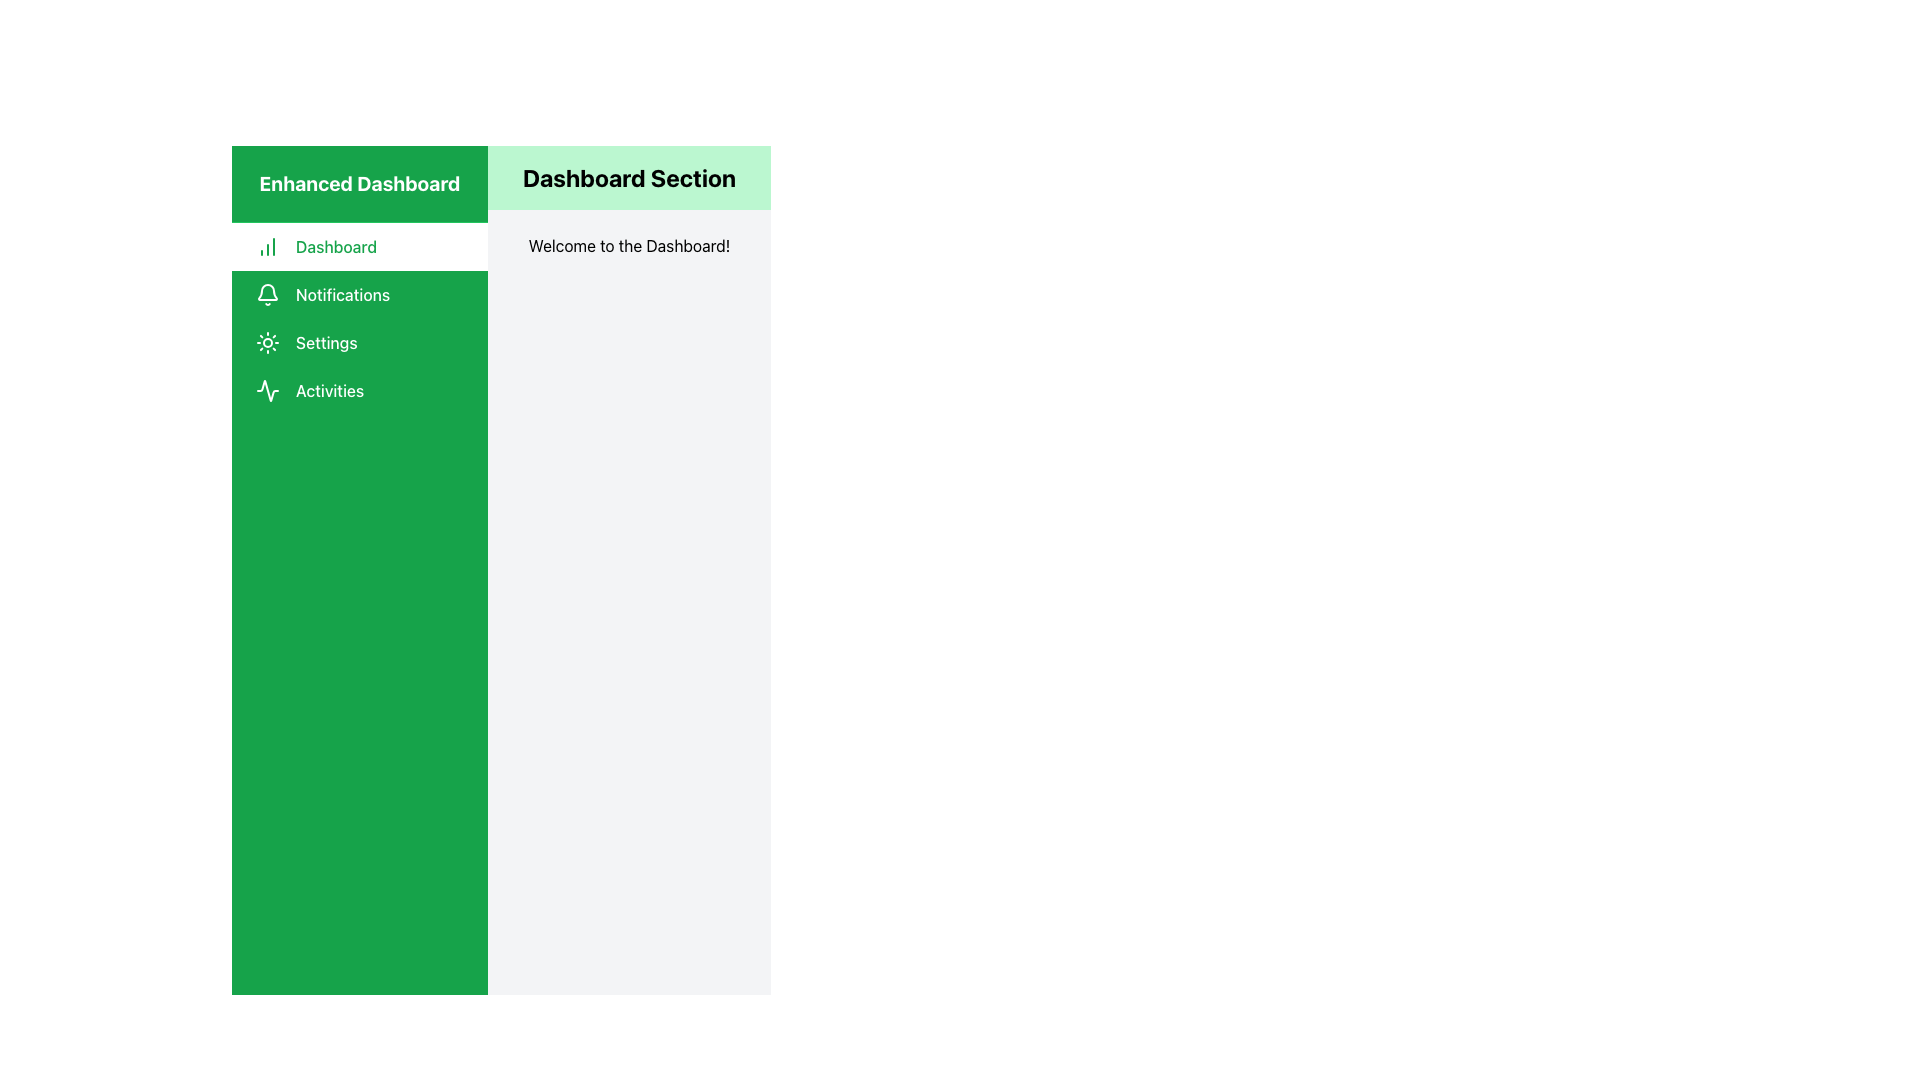 This screenshot has height=1080, width=1920. I want to click on the 'Activities' SVG icon located on the left sidebar, positioned beneath the 'Settings' icon and above the 'Activities' text, so click(267, 390).